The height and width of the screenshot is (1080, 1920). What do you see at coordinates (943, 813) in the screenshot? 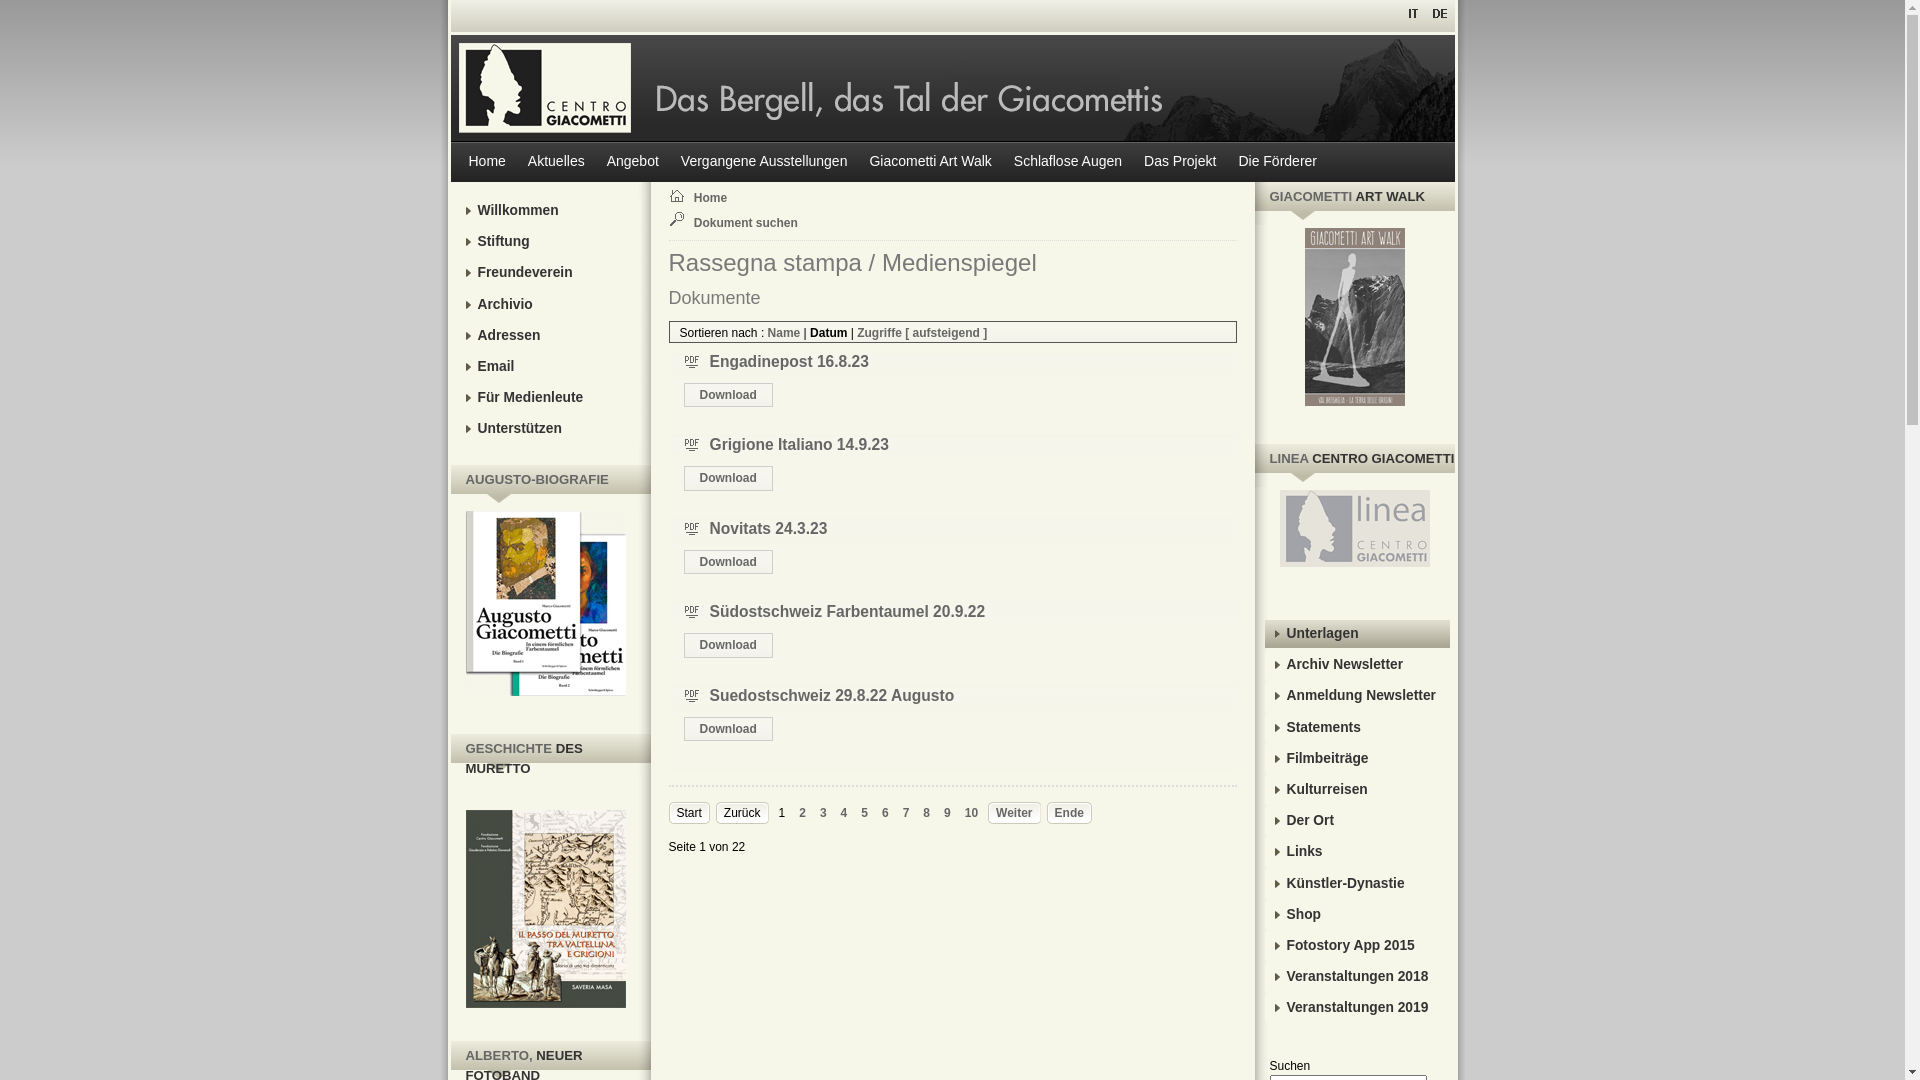
I see `'9'` at bounding box center [943, 813].